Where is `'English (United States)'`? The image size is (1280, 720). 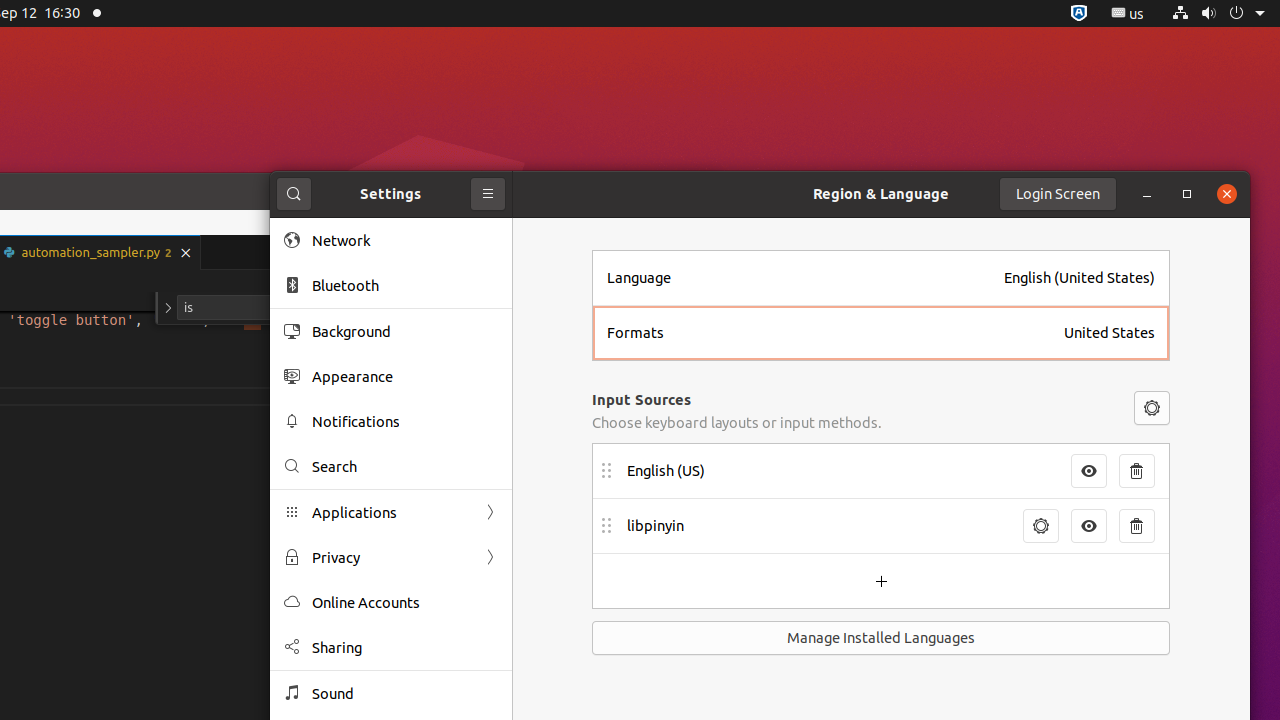
'English (United States)' is located at coordinates (1078, 277).